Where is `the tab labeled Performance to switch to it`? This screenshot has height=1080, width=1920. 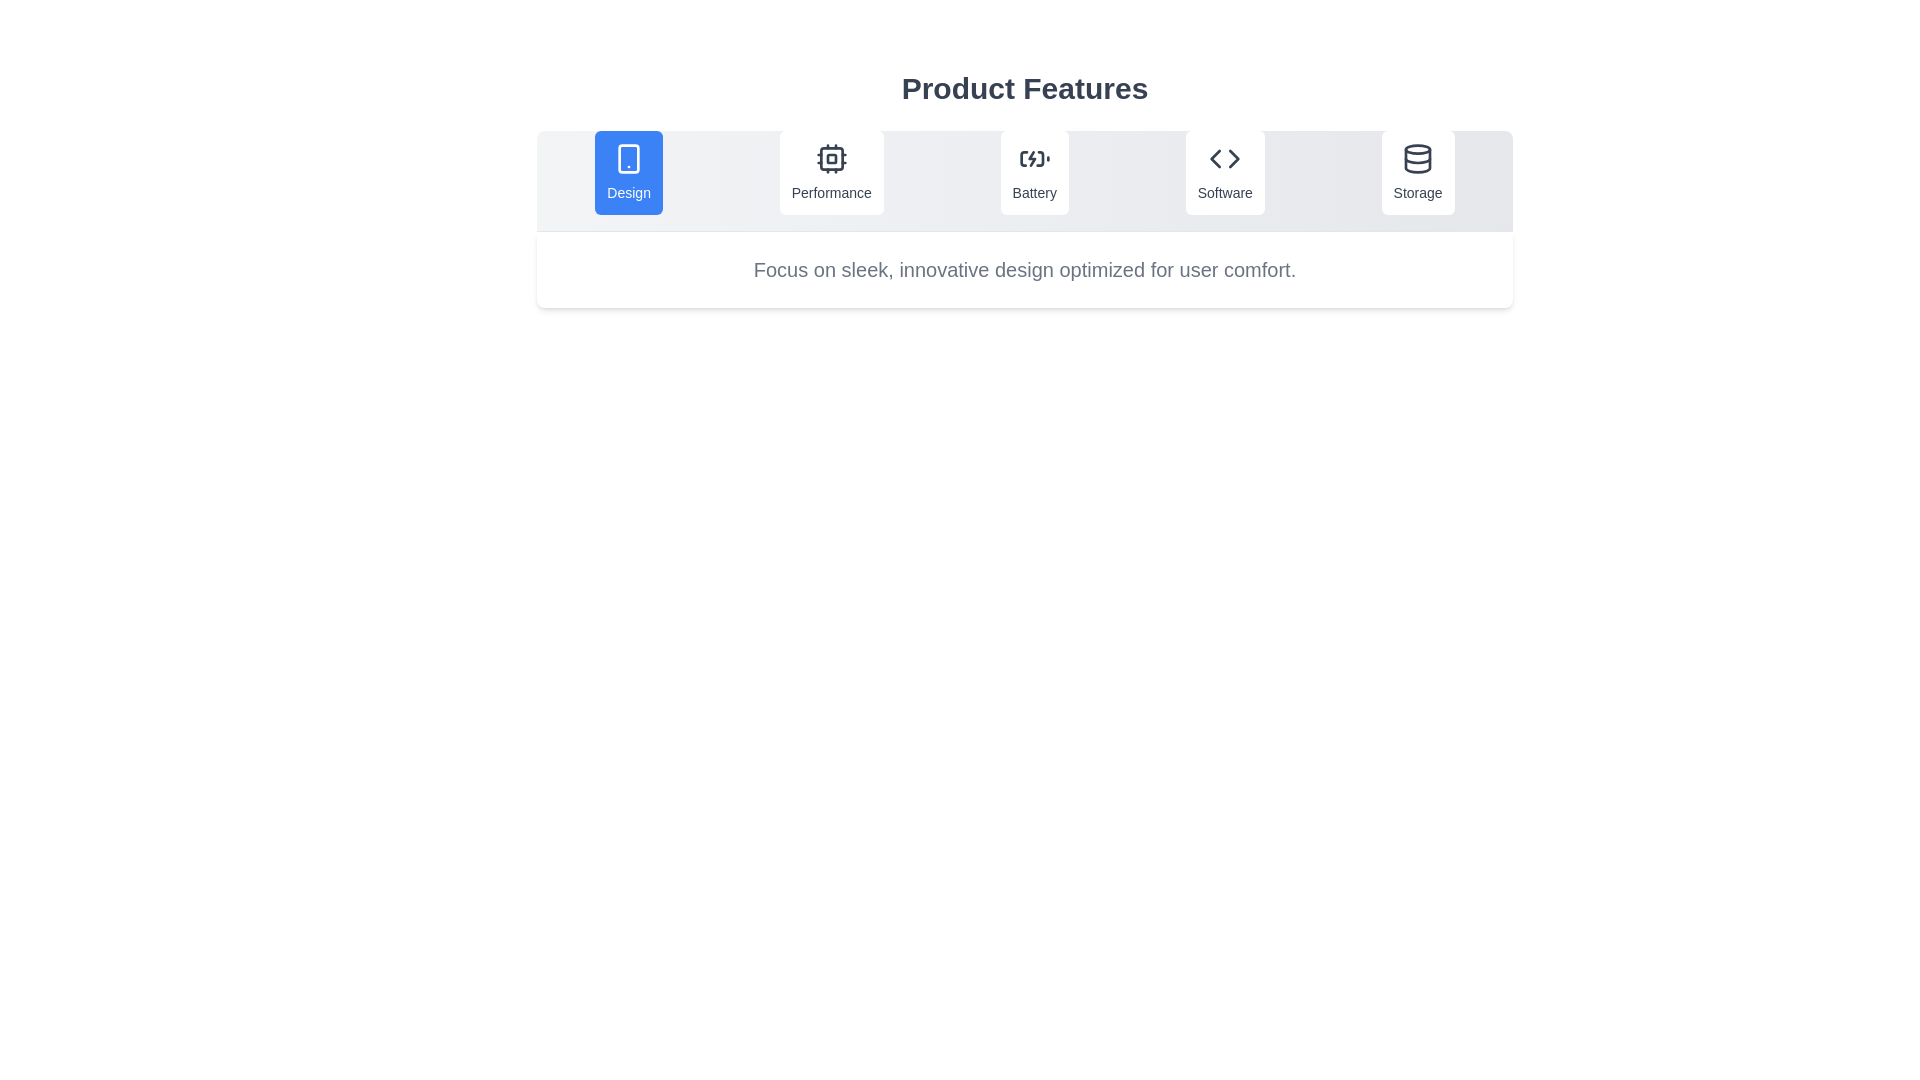
the tab labeled Performance to switch to it is located at coordinates (831, 172).